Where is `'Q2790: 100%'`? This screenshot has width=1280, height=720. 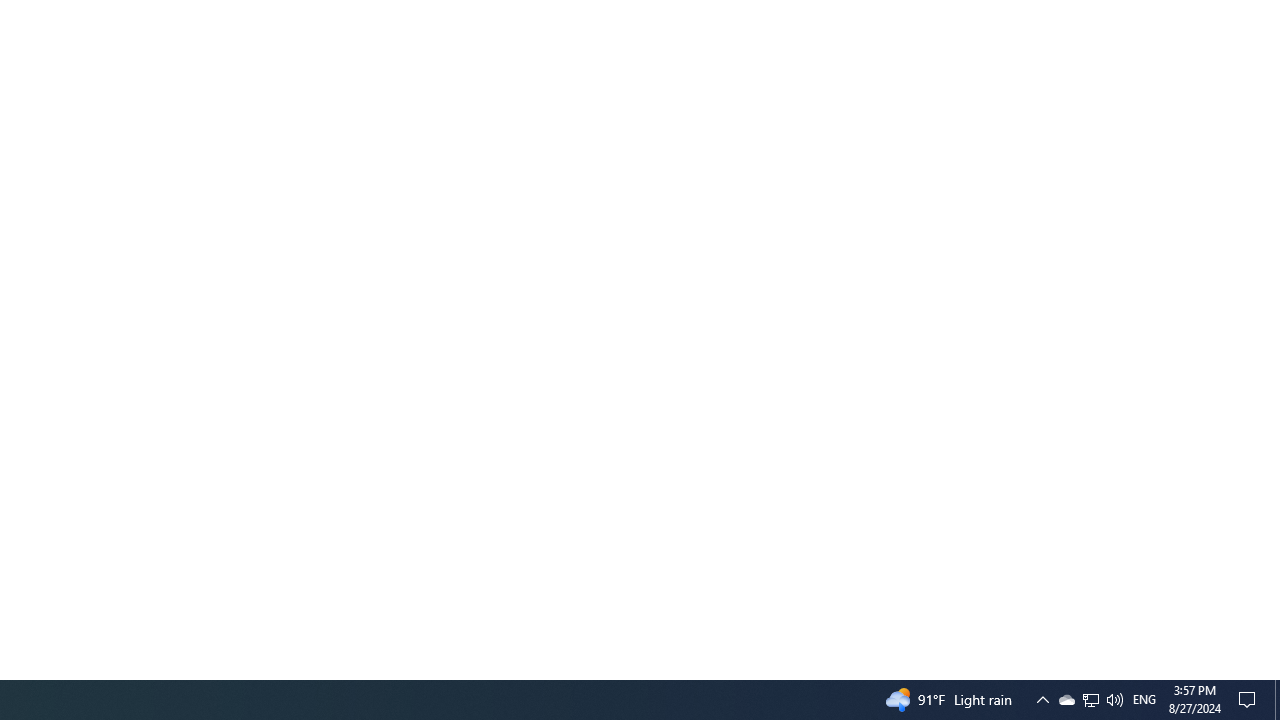
'Q2790: 100%' is located at coordinates (1065, 698).